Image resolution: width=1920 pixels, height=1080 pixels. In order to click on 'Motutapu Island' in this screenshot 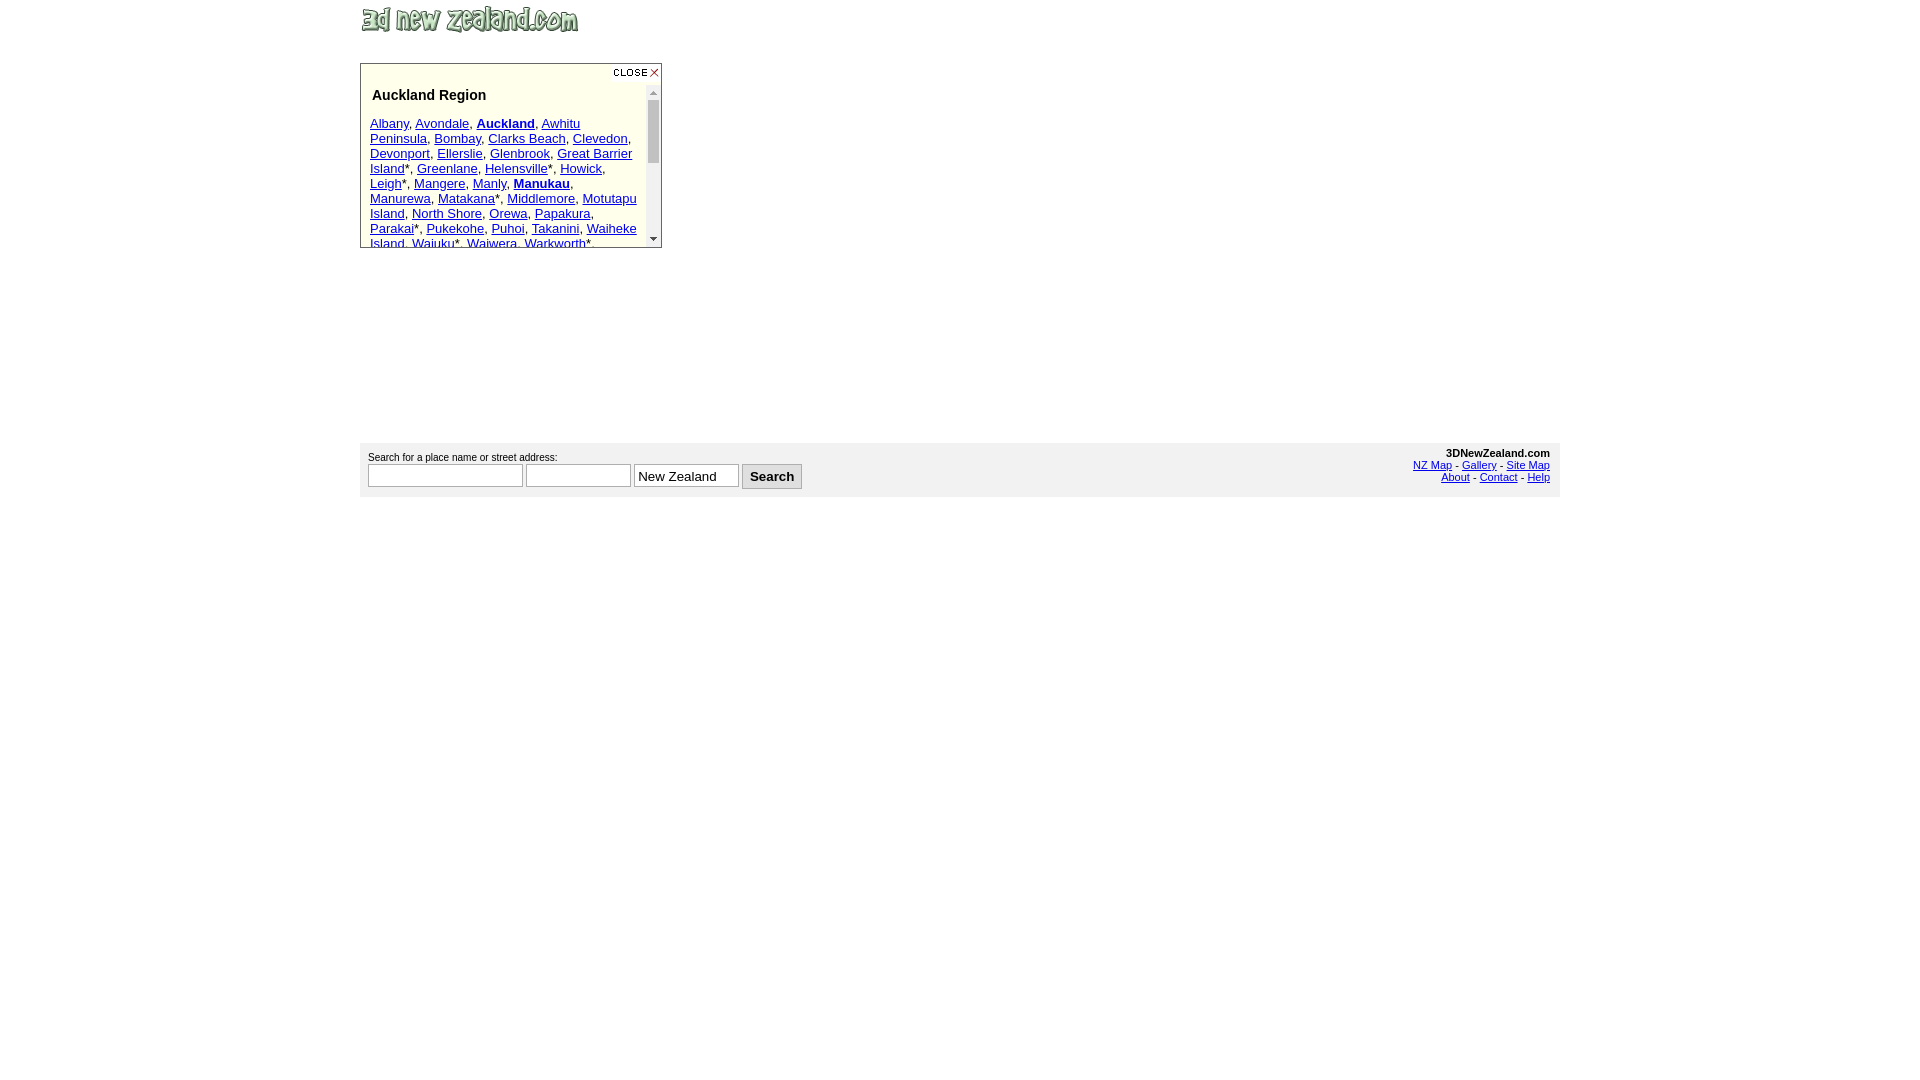, I will do `click(503, 205)`.